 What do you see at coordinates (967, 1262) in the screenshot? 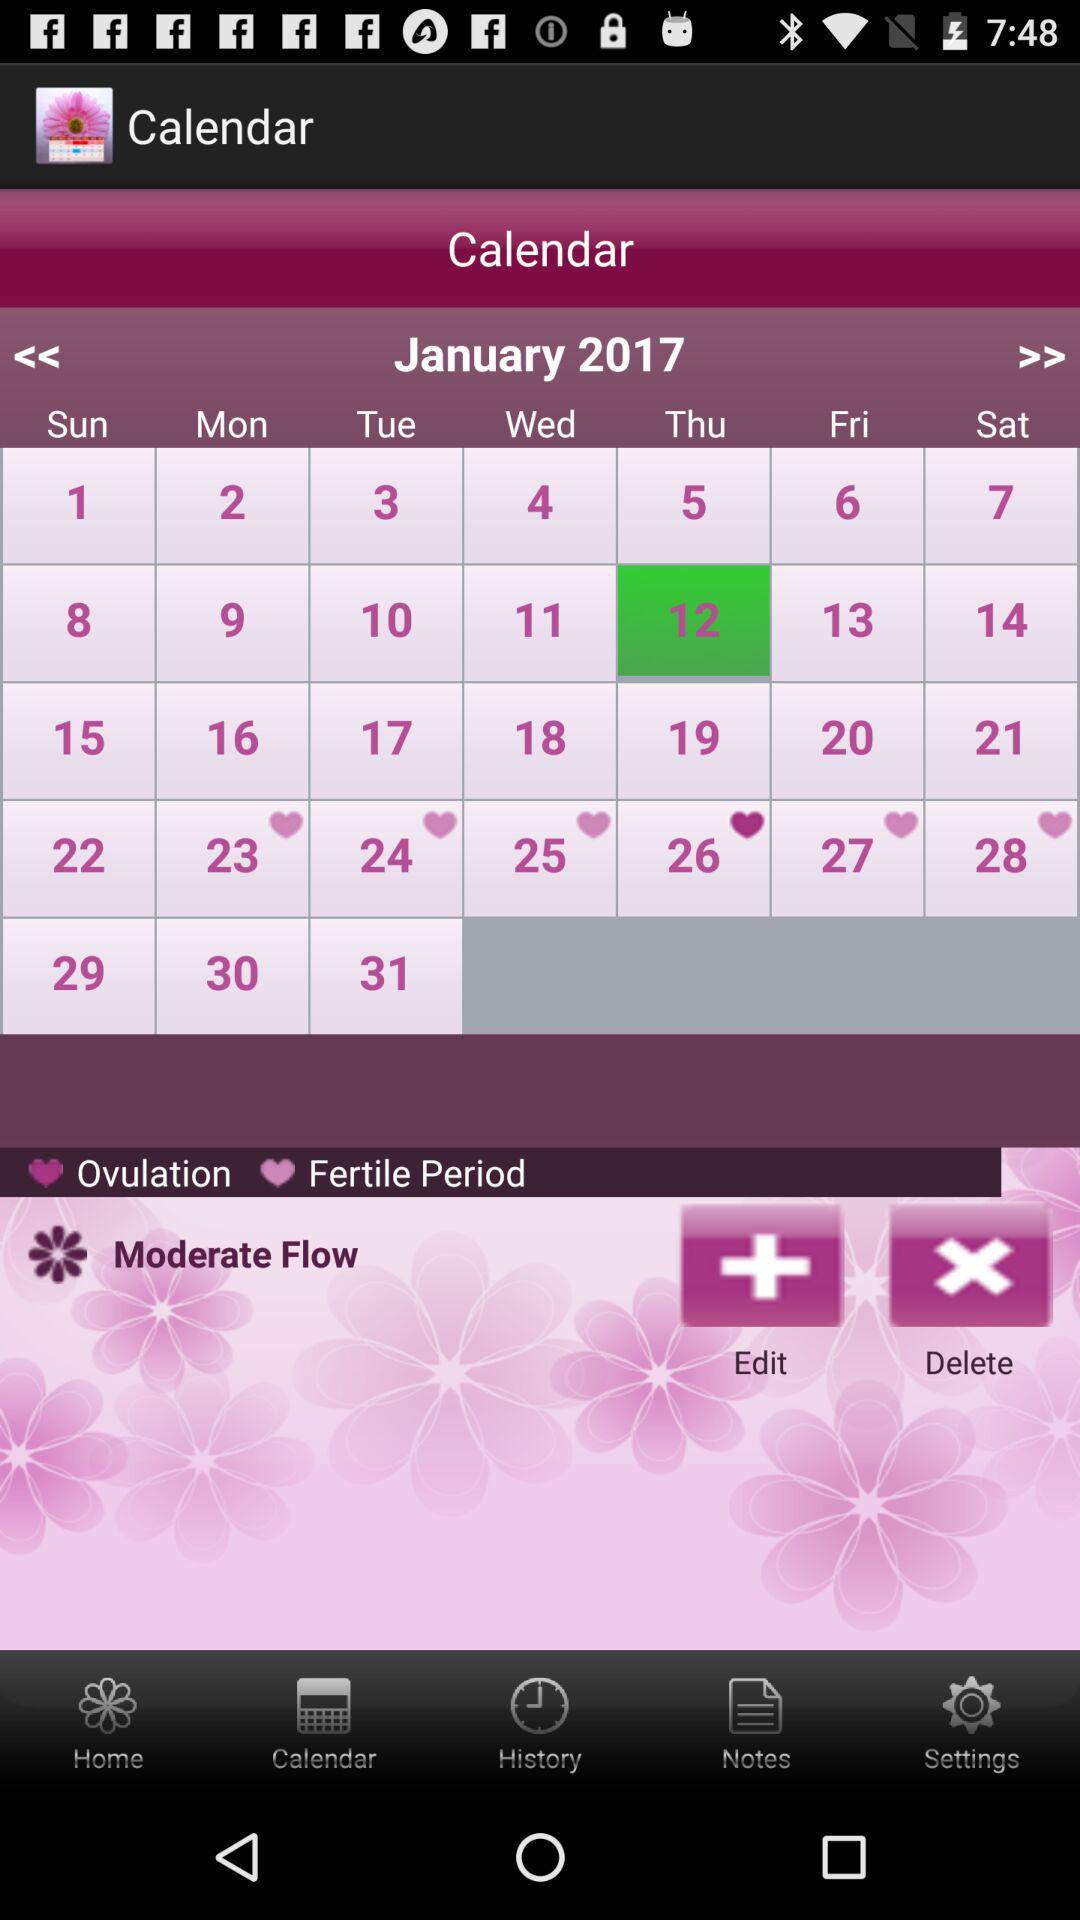
I see `delete` at bounding box center [967, 1262].